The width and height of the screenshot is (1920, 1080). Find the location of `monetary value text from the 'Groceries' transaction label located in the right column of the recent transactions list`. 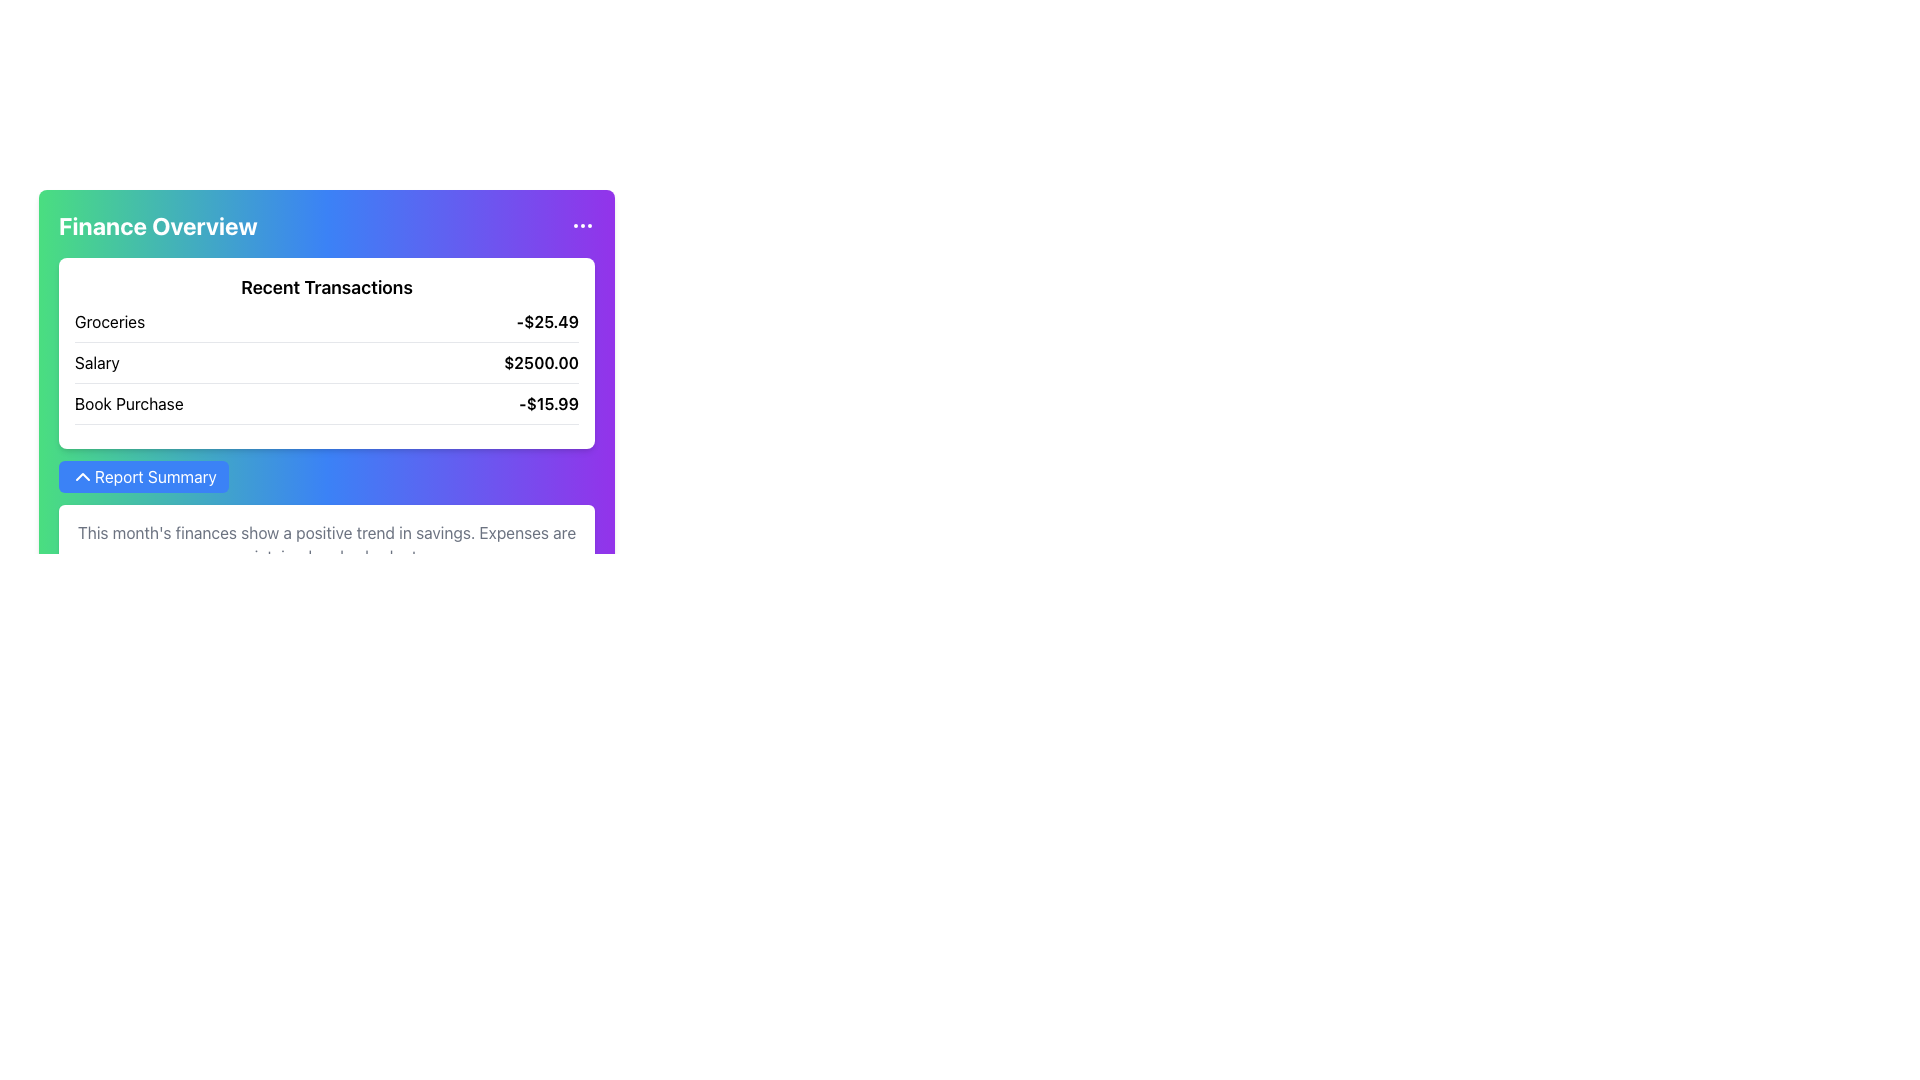

monetary value text from the 'Groceries' transaction label located in the right column of the recent transactions list is located at coordinates (547, 320).